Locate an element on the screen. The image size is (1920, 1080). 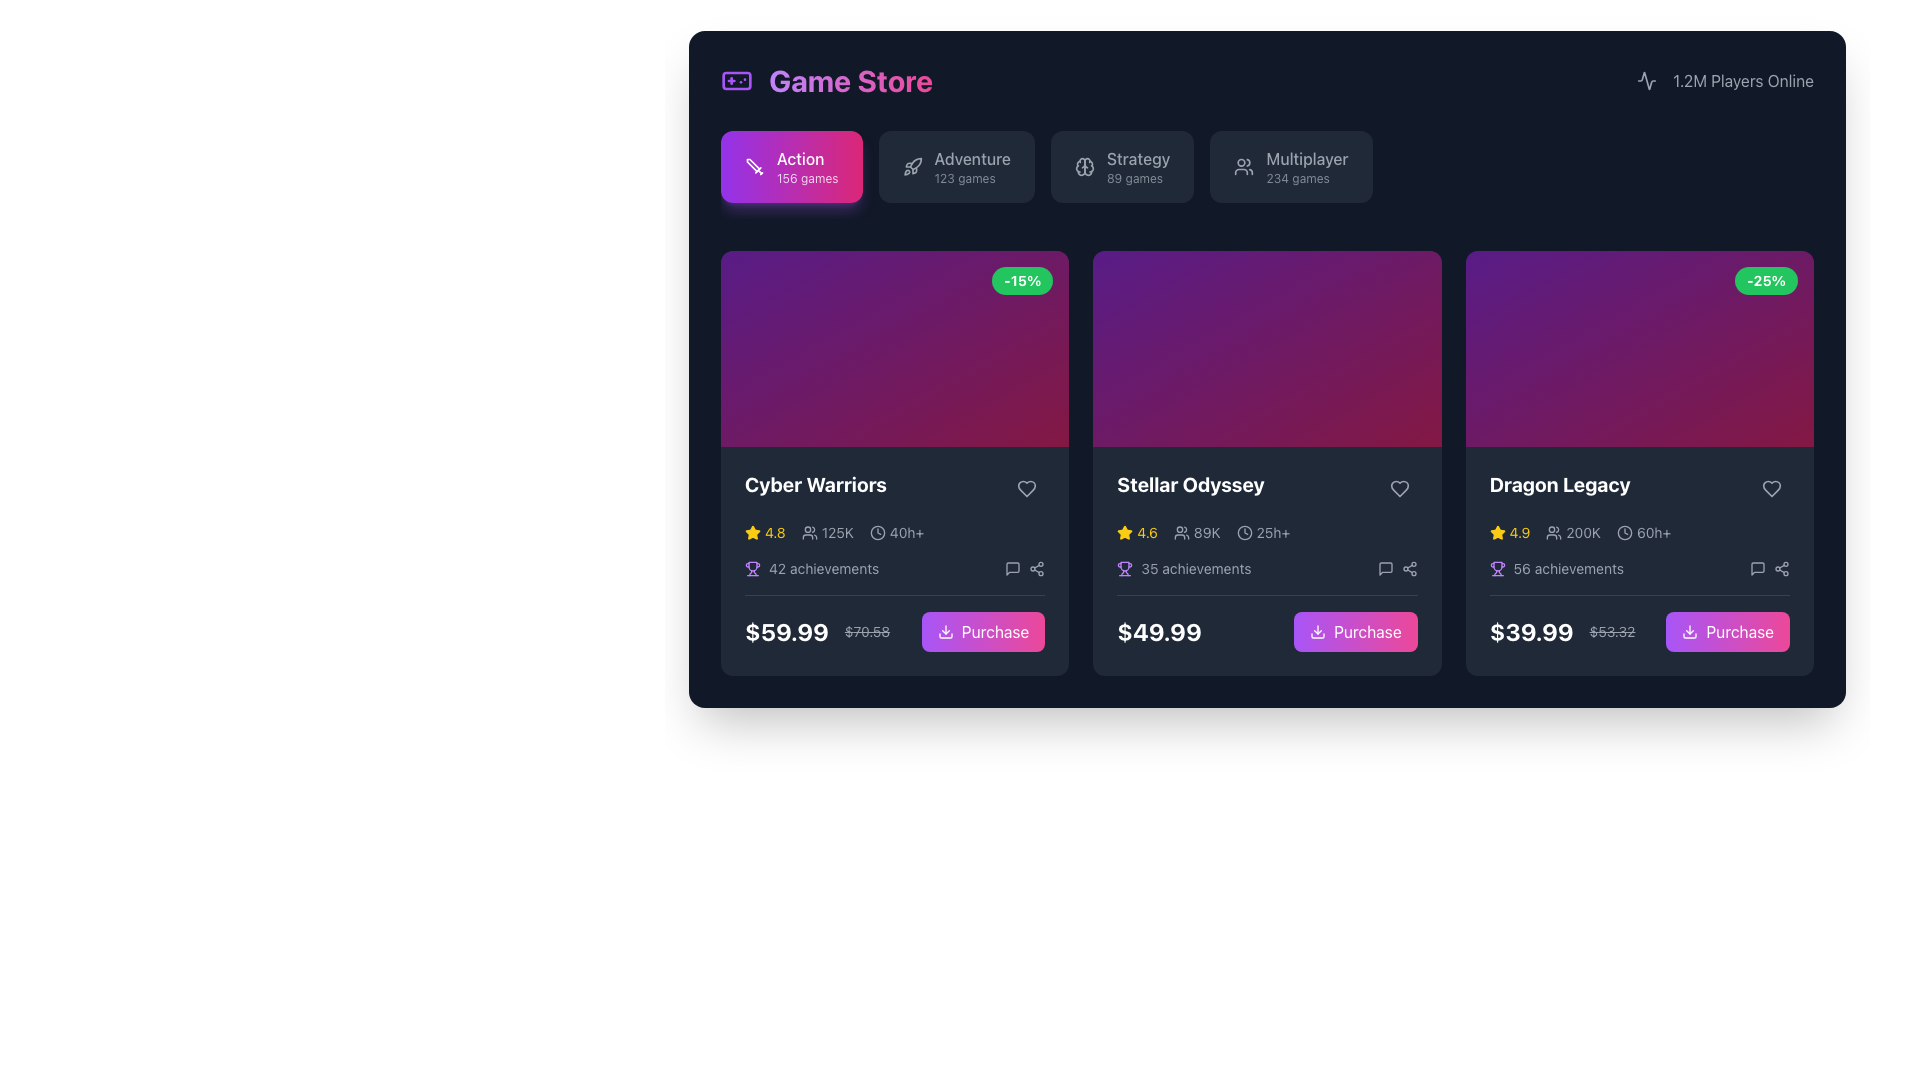
the 'Multiplayer' button which contains the category label and count for multiplayer games to filter by this category is located at coordinates (1307, 165).